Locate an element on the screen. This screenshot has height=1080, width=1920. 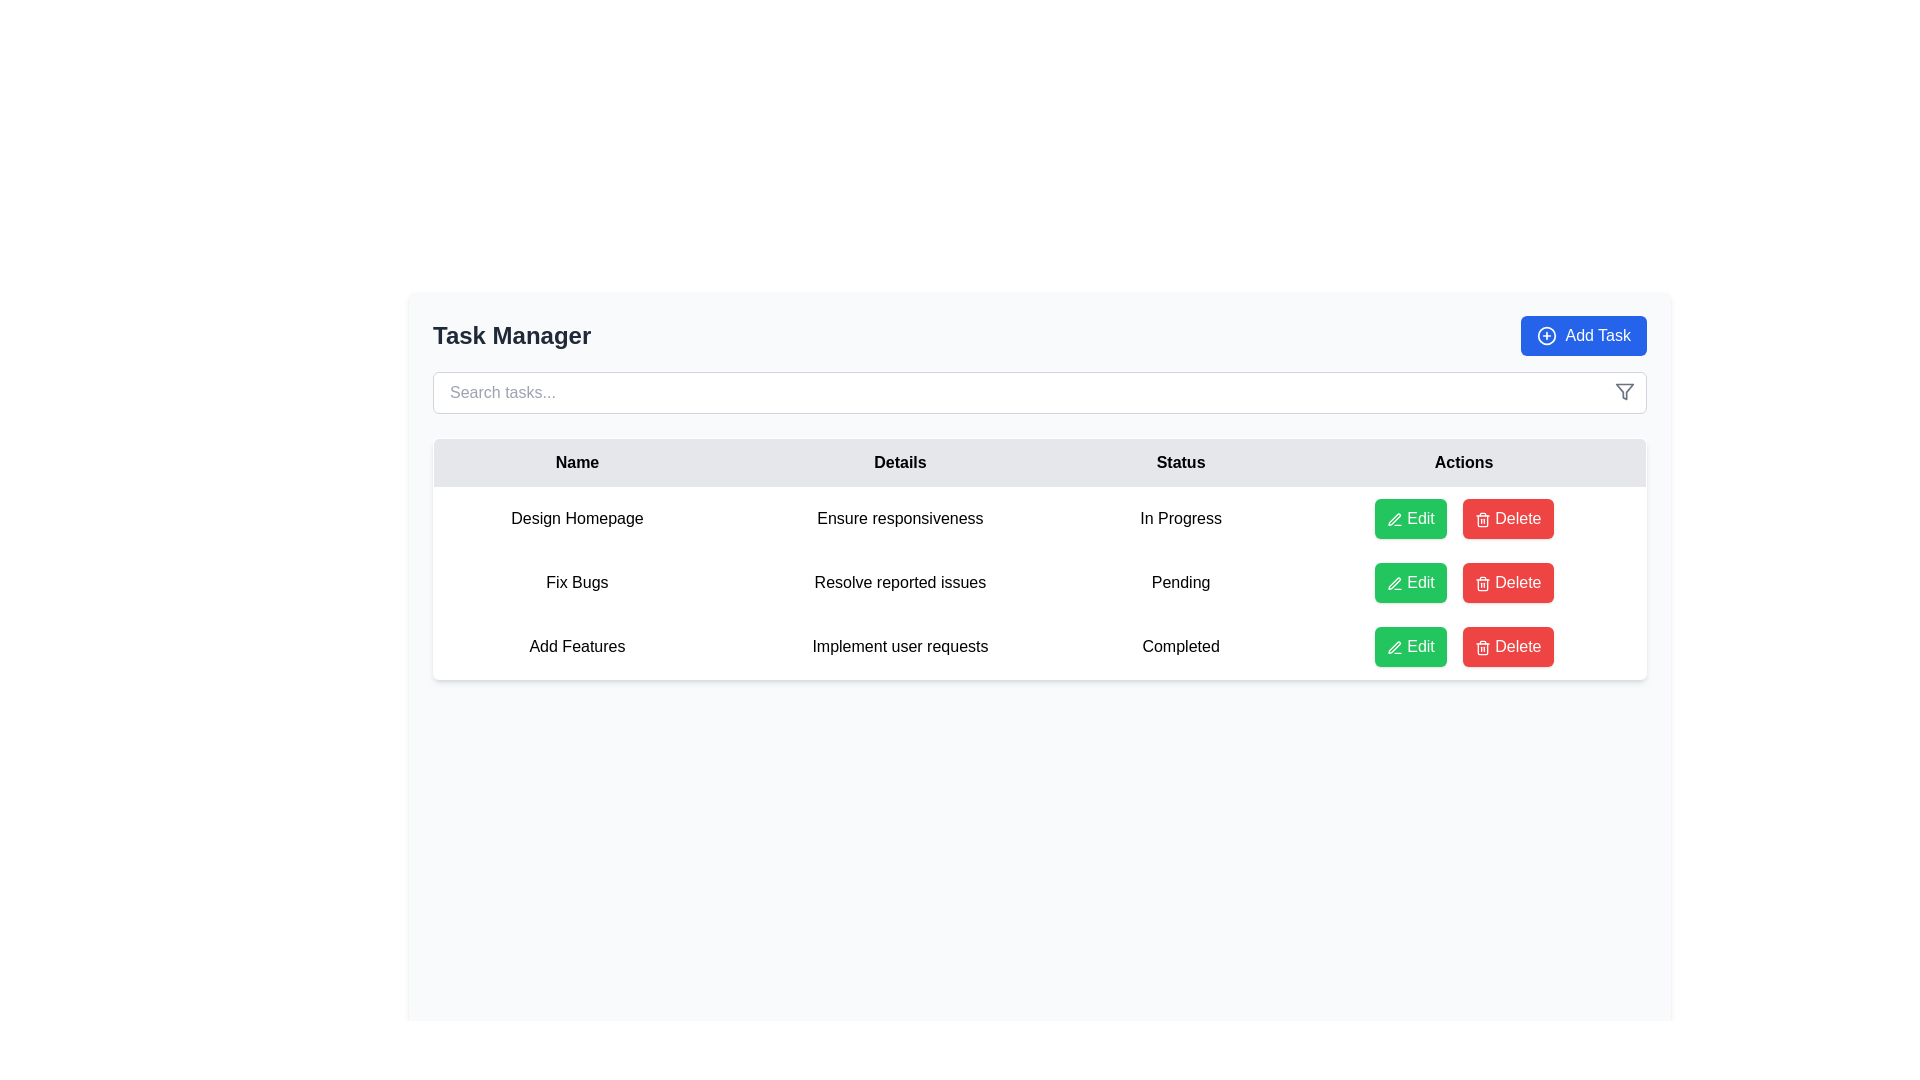
text from the Text Label displaying 'Fix Bugs' located in the second row under the 'Name' column of the table is located at coordinates (576, 582).